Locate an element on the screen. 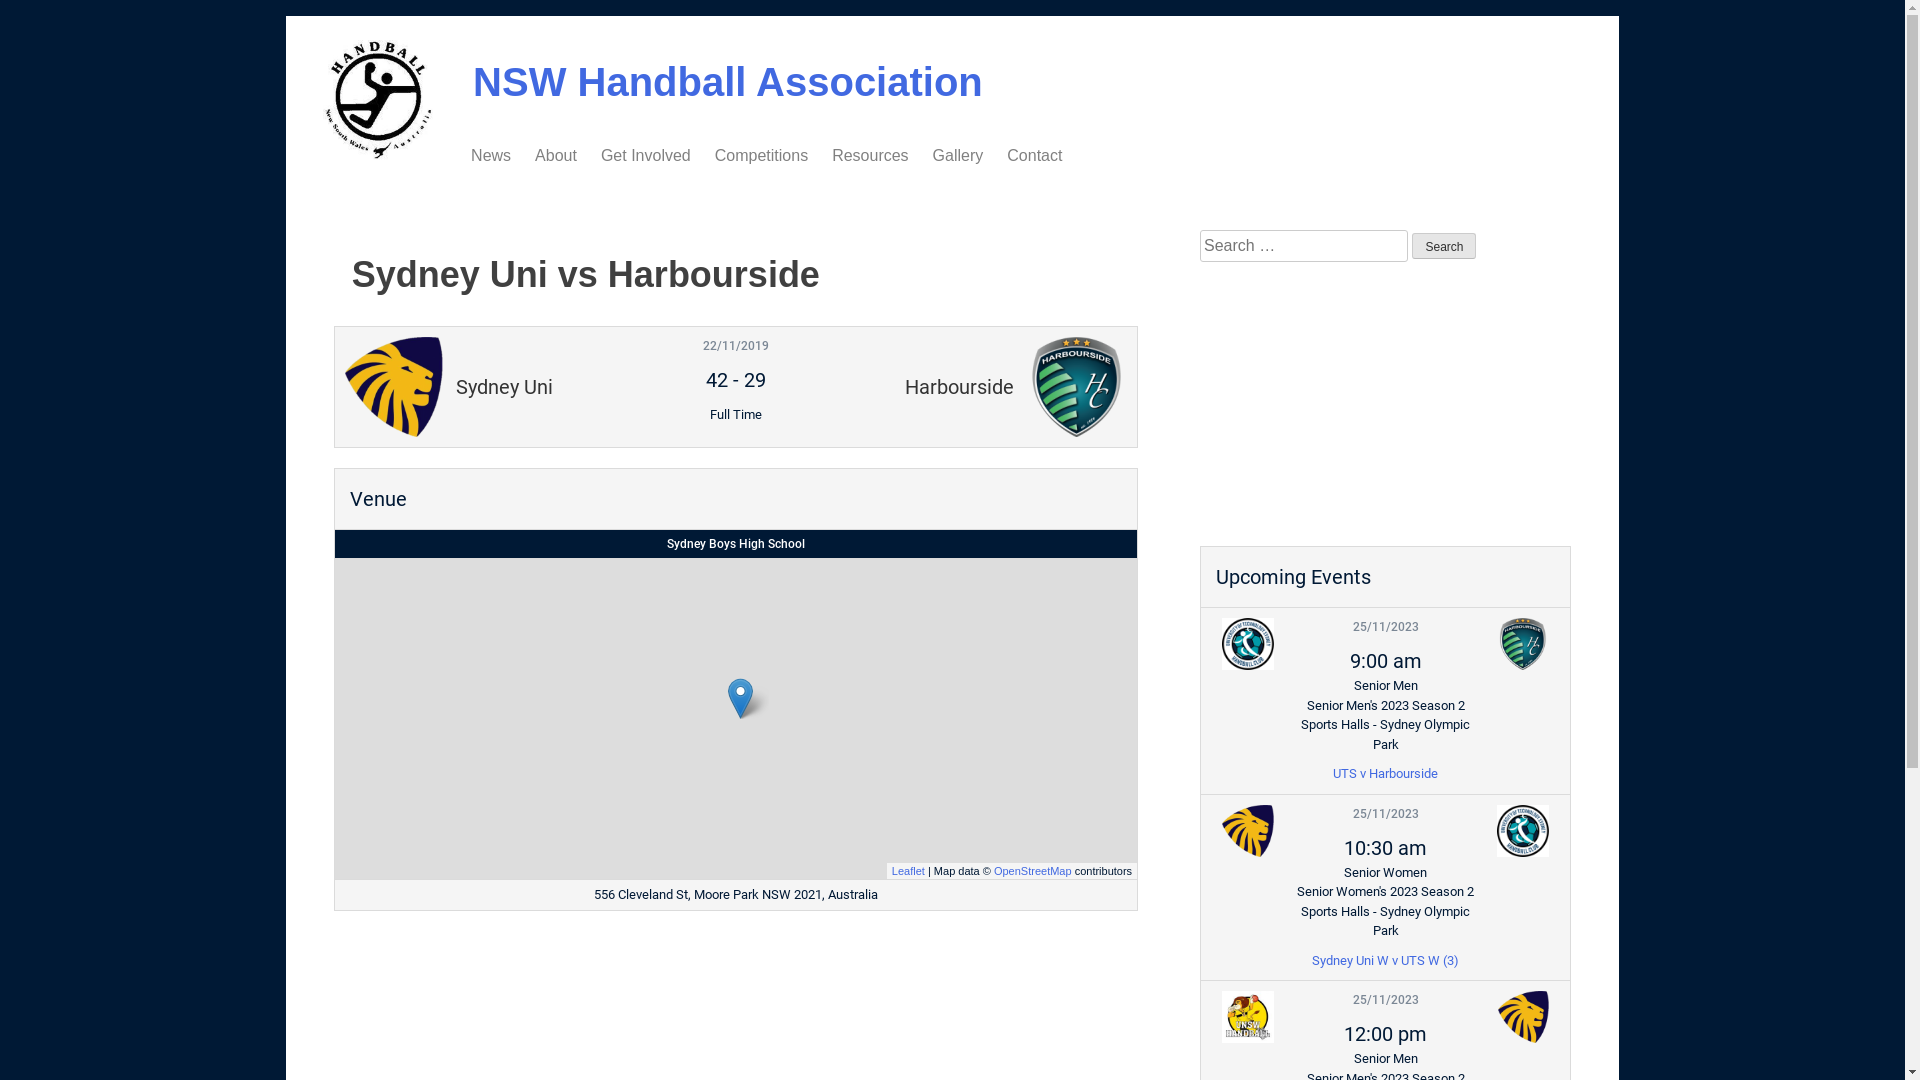 This screenshot has width=1920, height=1080. 'Sydney Uni W v UTS W (3)' is located at coordinates (1384, 958).